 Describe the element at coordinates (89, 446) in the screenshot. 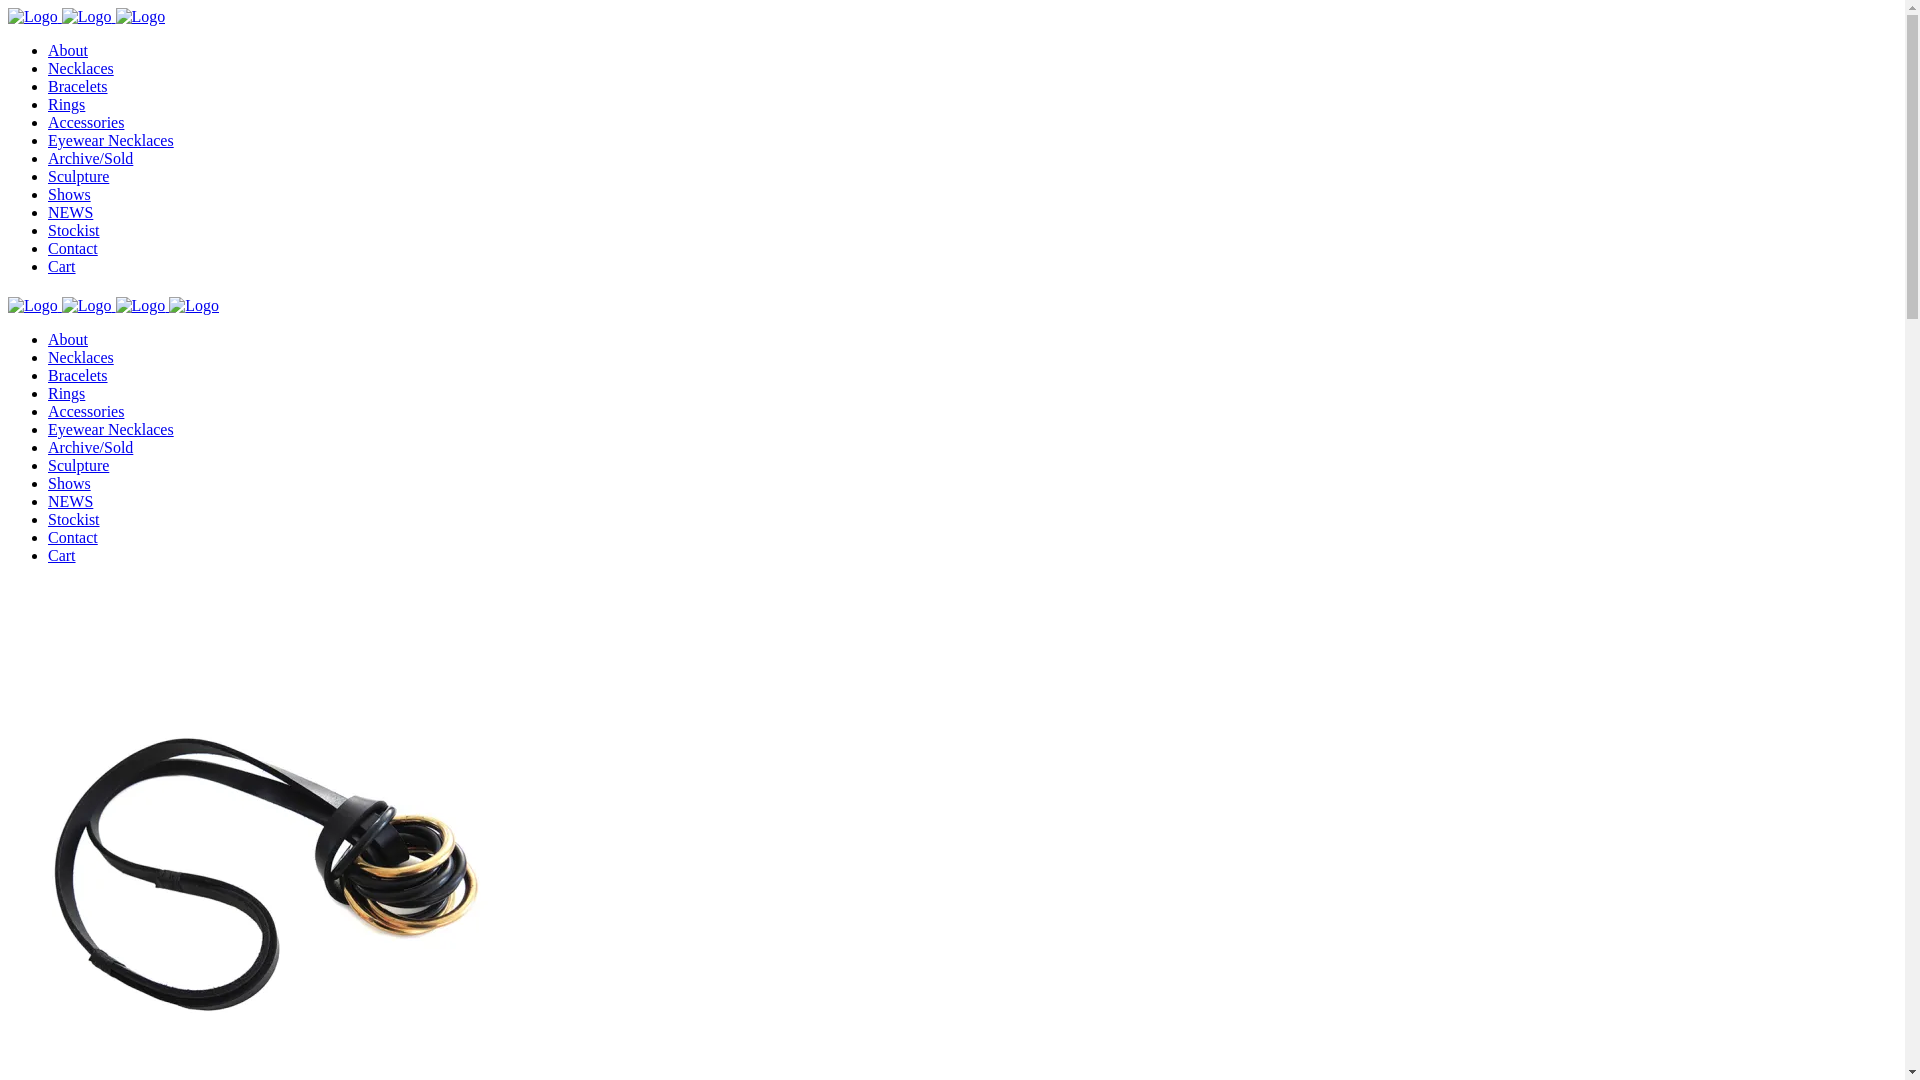

I see `'Archive/Sold'` at that location.